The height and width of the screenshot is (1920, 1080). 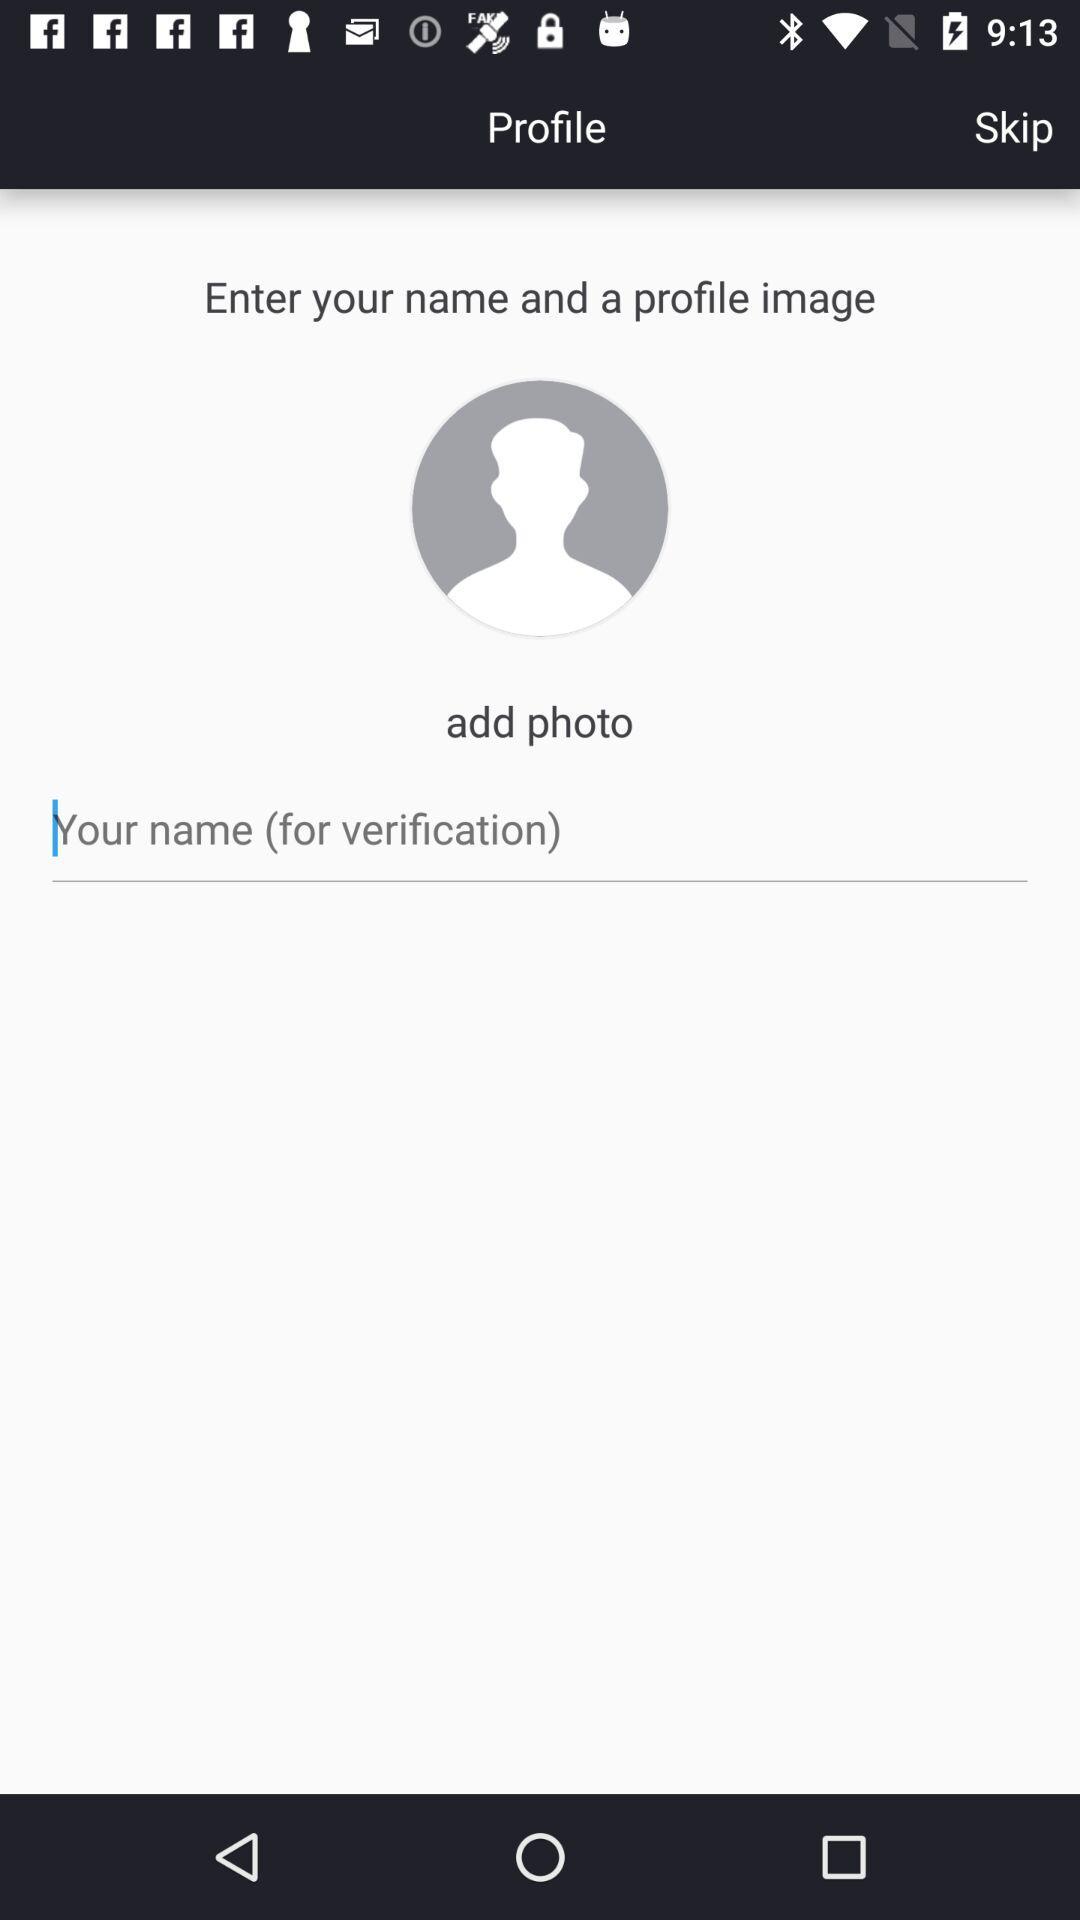 What do you see at coordinates (1014, 124) in the screenshot?
I see `icon to the right of the profile` at bounding box center [1014, 124].